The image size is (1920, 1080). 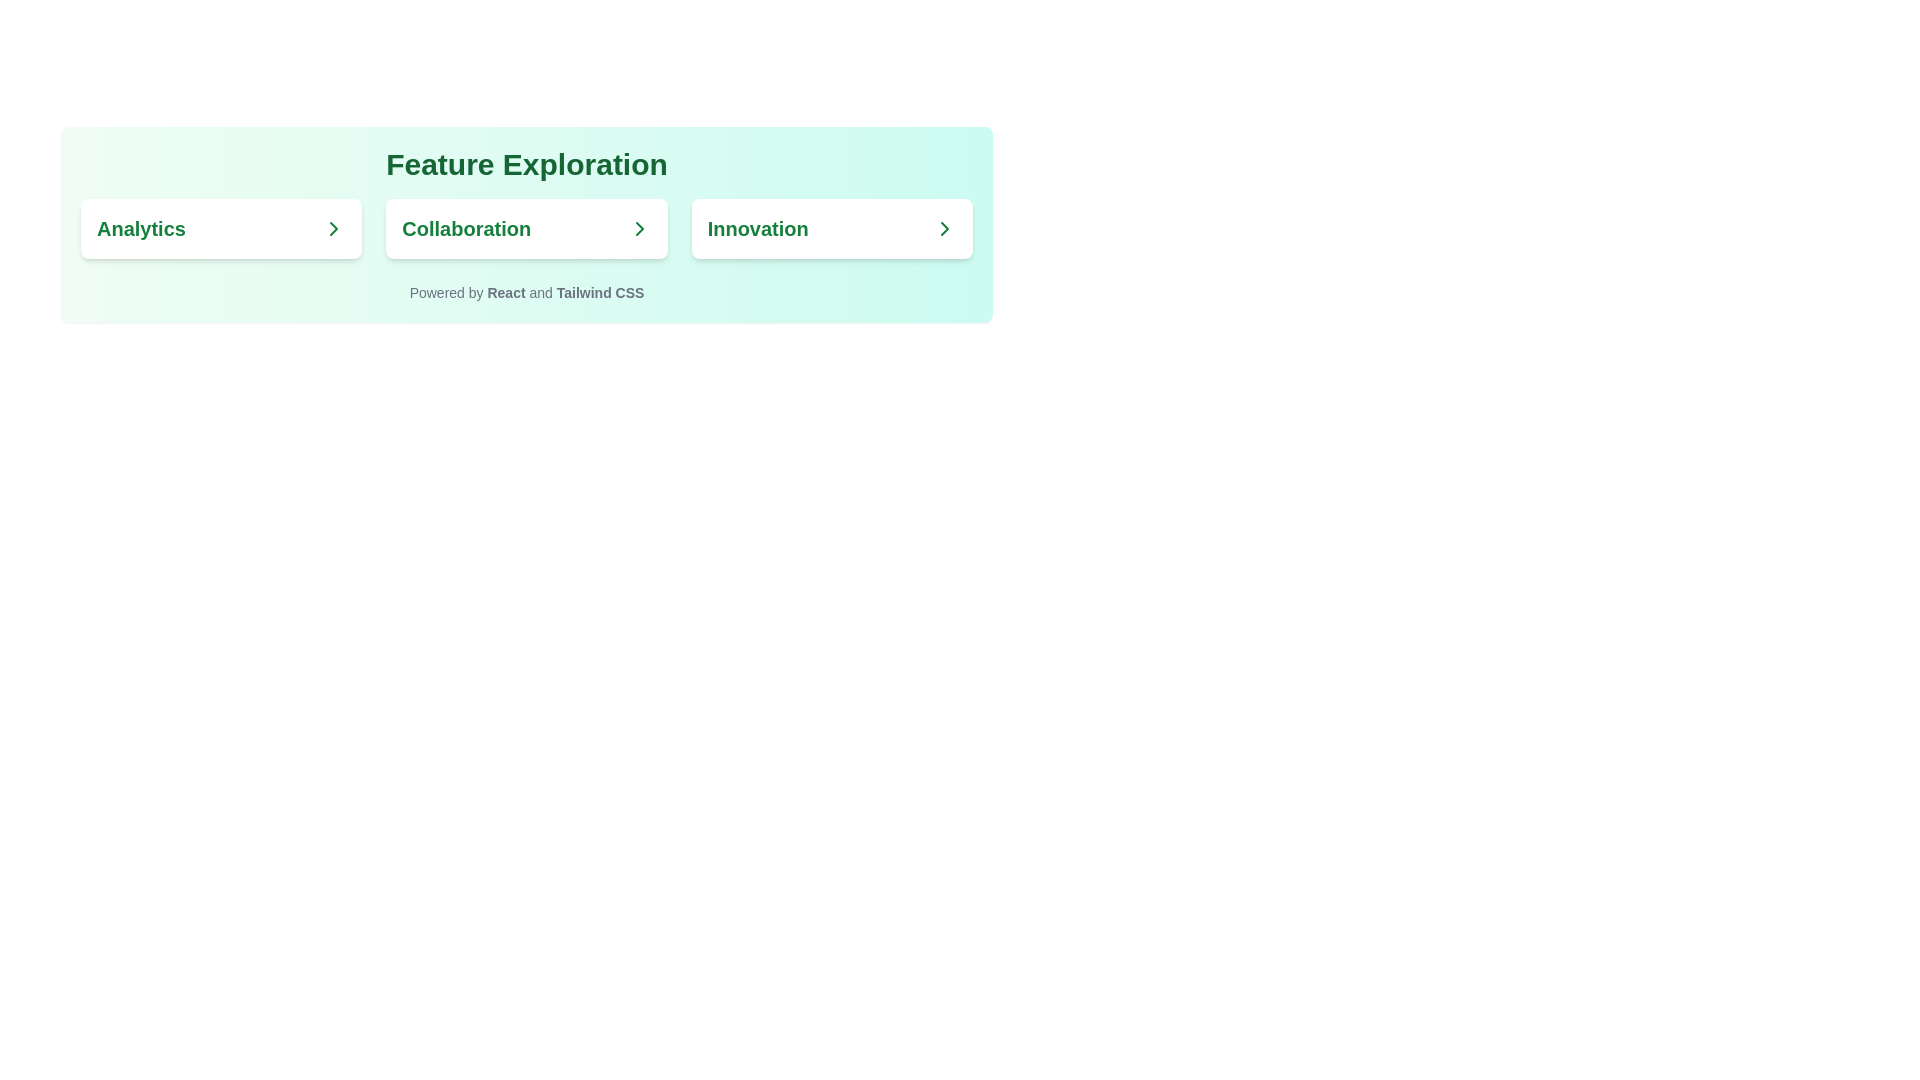 What do you see at coordinates (221, 227) in the screenshot?
I see `the 'Analytics' interactive card, which is the leftmost card in a horizontal group of three cards, to apply transform effects` at bounding box center [221, 227].